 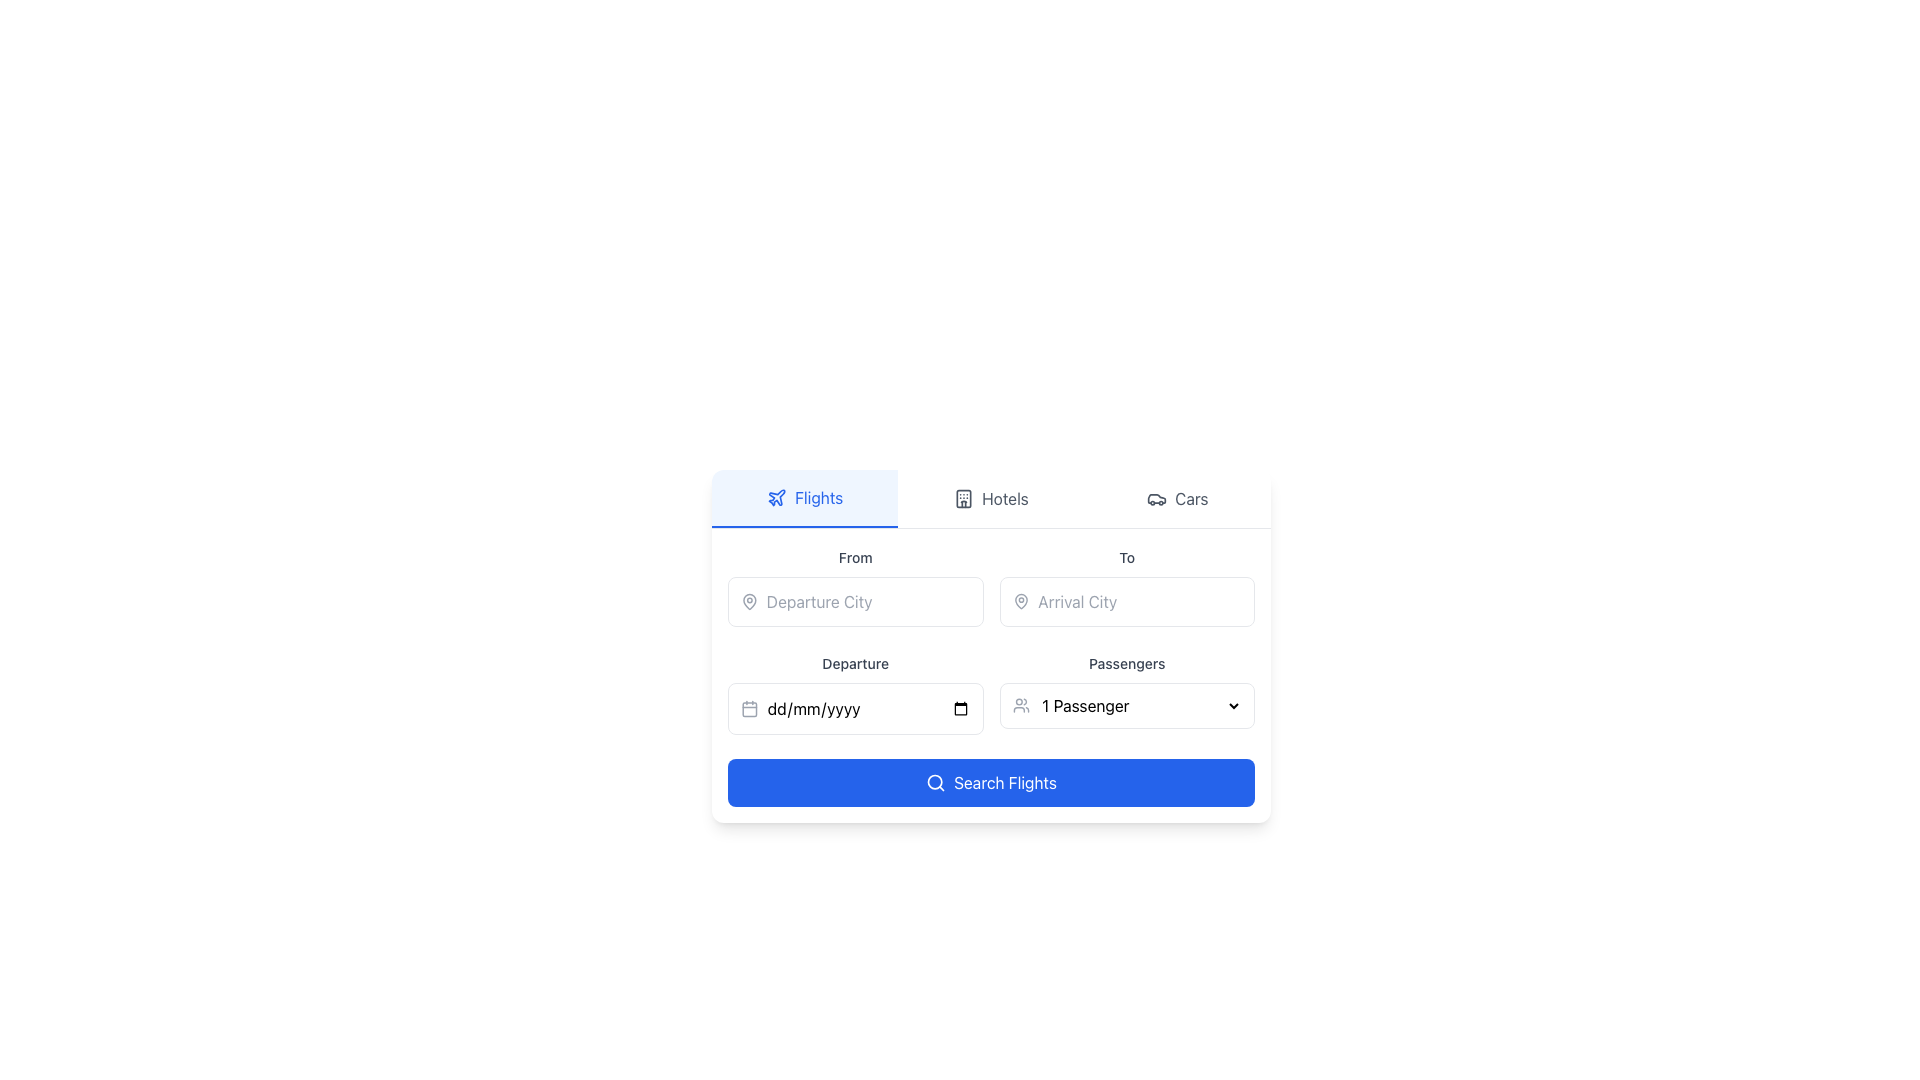 I want to click on the date input field for the 'Departure' section, which is styled with rounded corners and includes a placeholder in the format 'dd/mm/yyyy', so click(x=868, y=708).